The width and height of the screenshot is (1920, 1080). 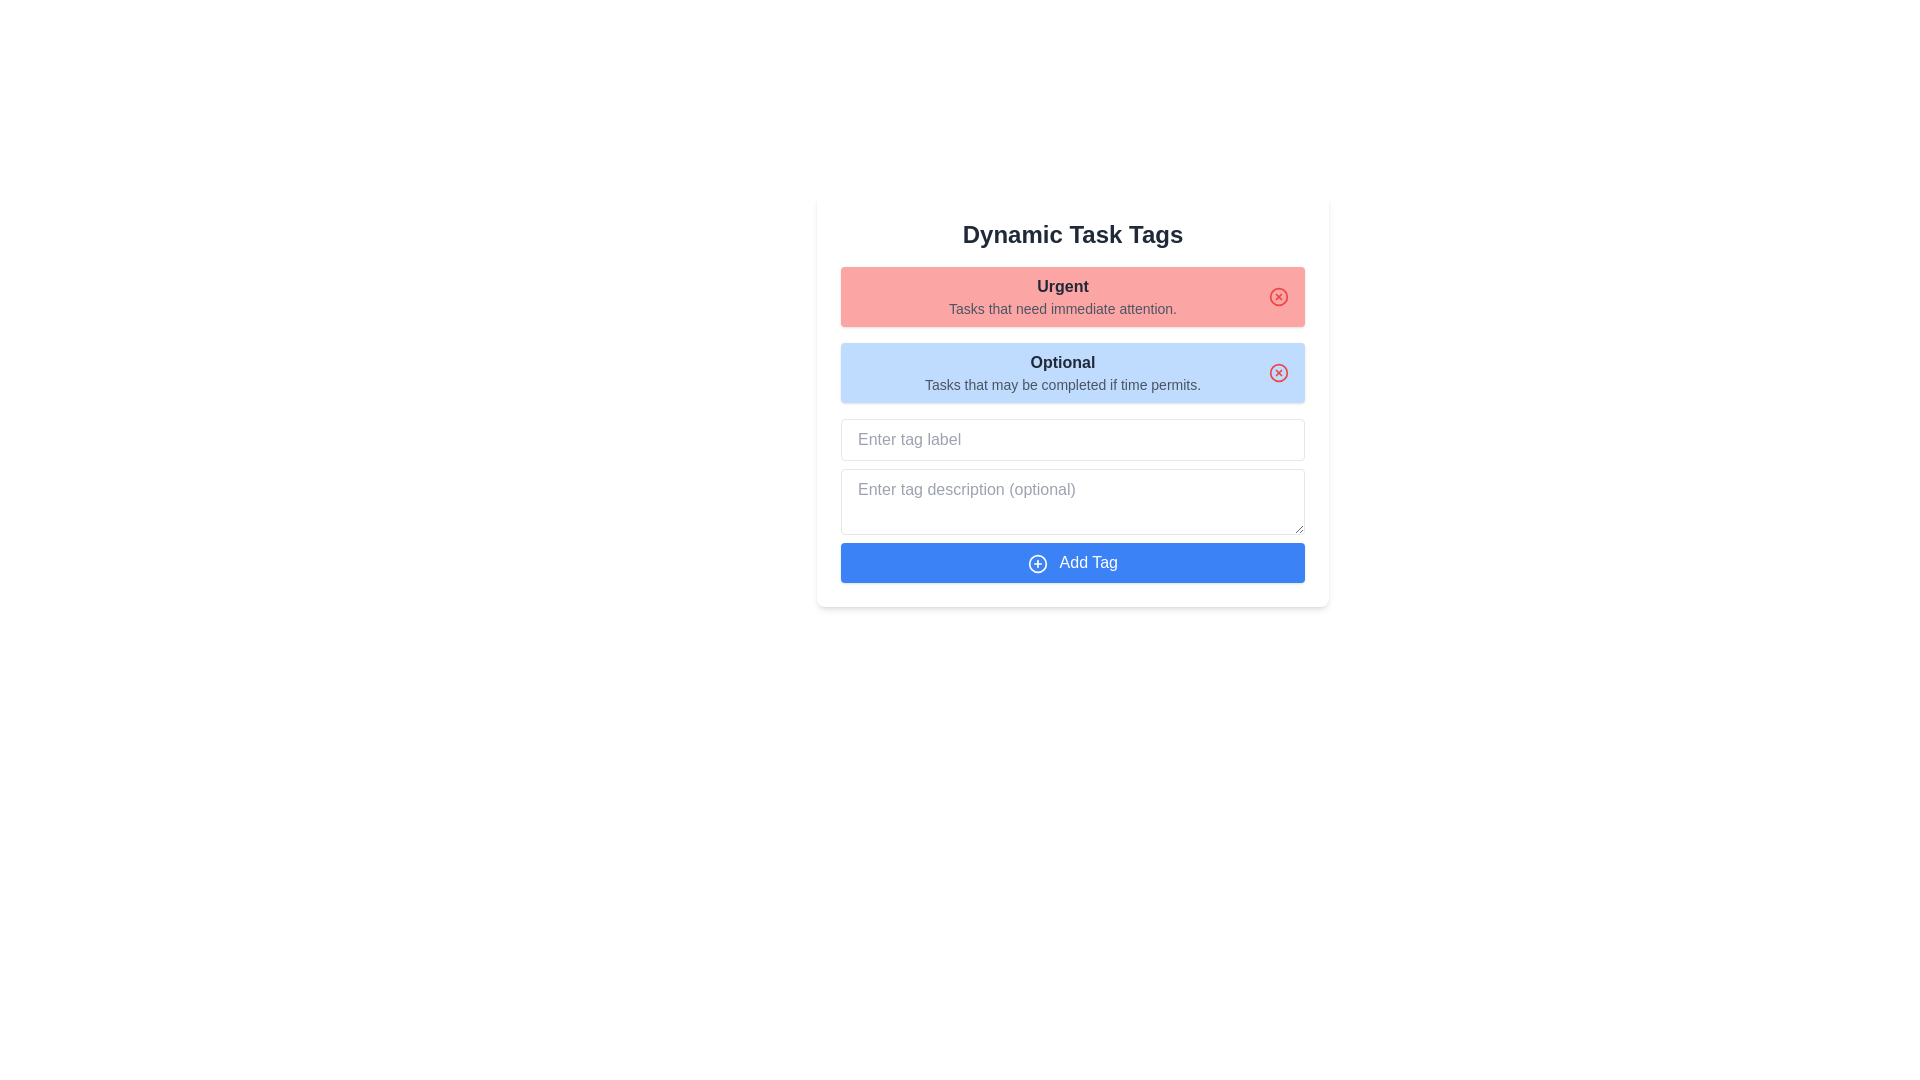 What do you see at coordinates (1061, 385) in the screenshot?
I see `the text label displaying the message 'Tasks that may be completed if time permits.' which is located directly below the 'Optional' header in a light blue background` at bounding box center [1061, 385].